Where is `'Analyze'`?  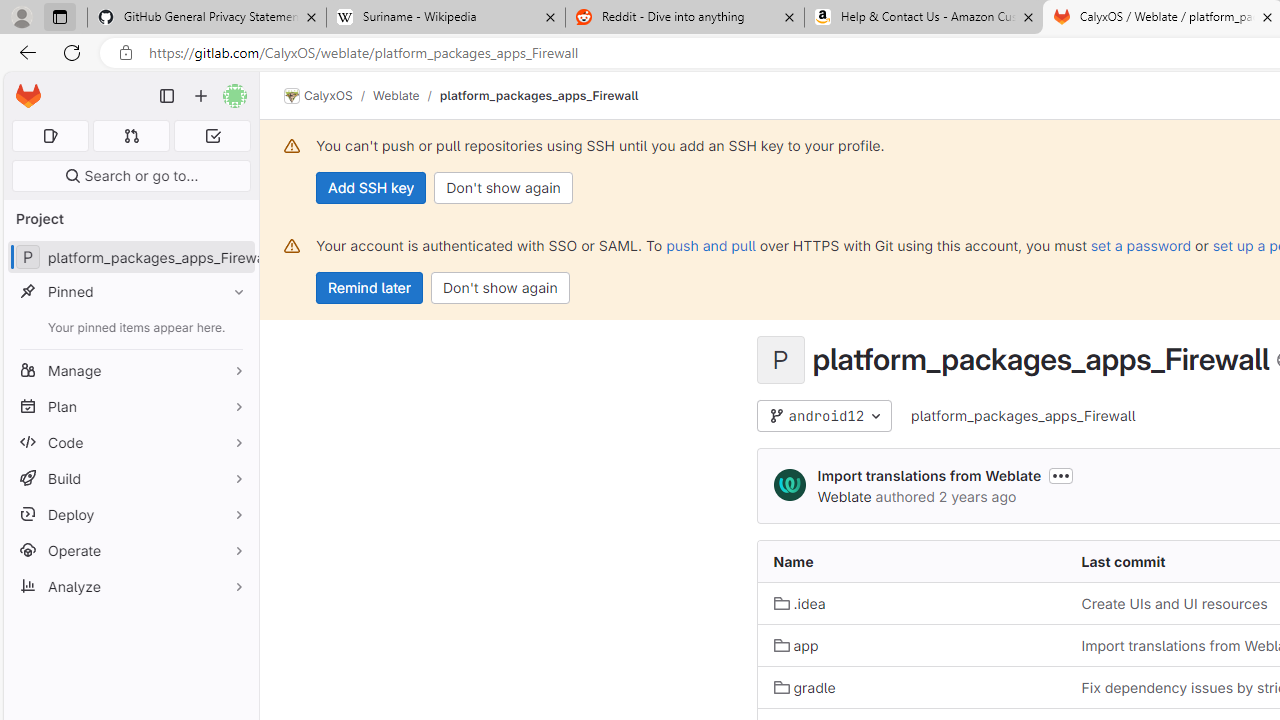 'Analyze' is located at coordinates (130, 585).